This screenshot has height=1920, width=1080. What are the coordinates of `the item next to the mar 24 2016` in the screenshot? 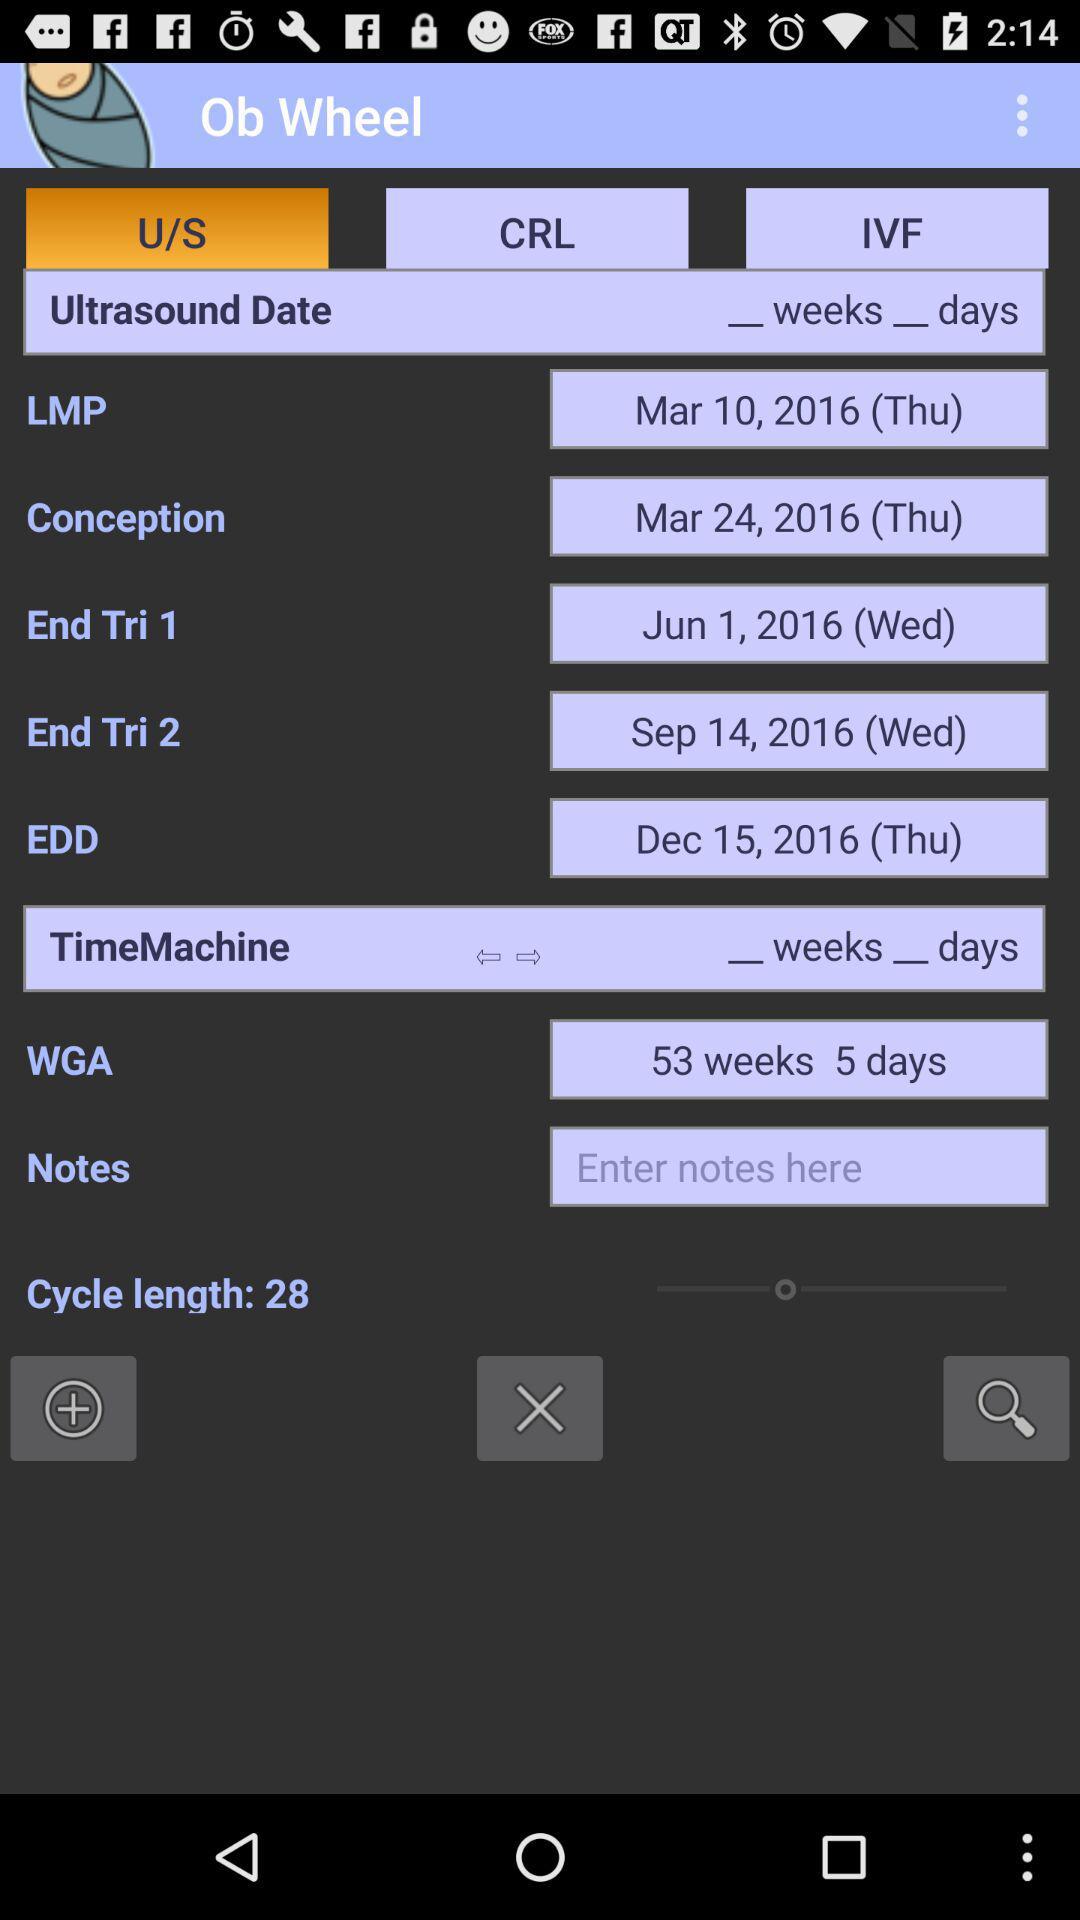 It's located at (274, 516).